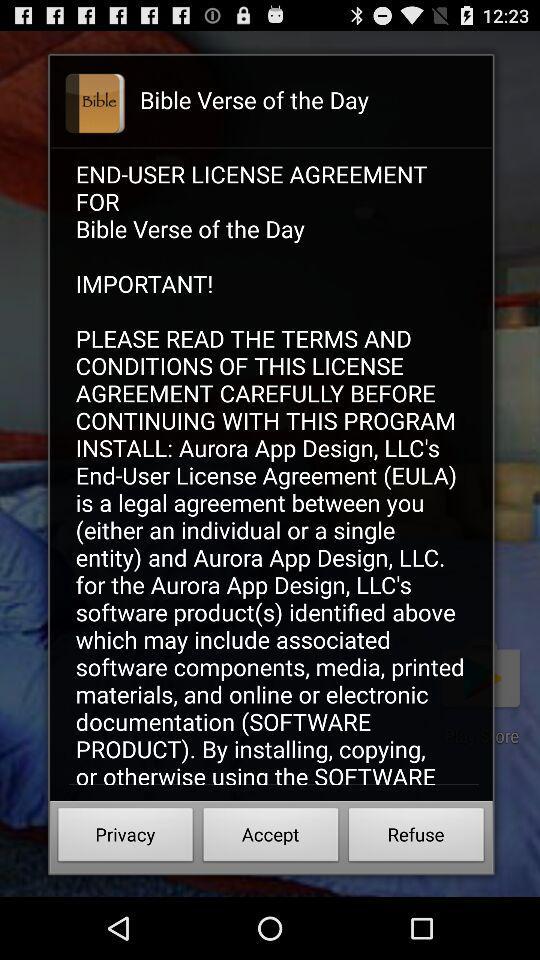 The height and width of the screenshot is (960, 540). I want to click on refuse icon, so click(415, 837).